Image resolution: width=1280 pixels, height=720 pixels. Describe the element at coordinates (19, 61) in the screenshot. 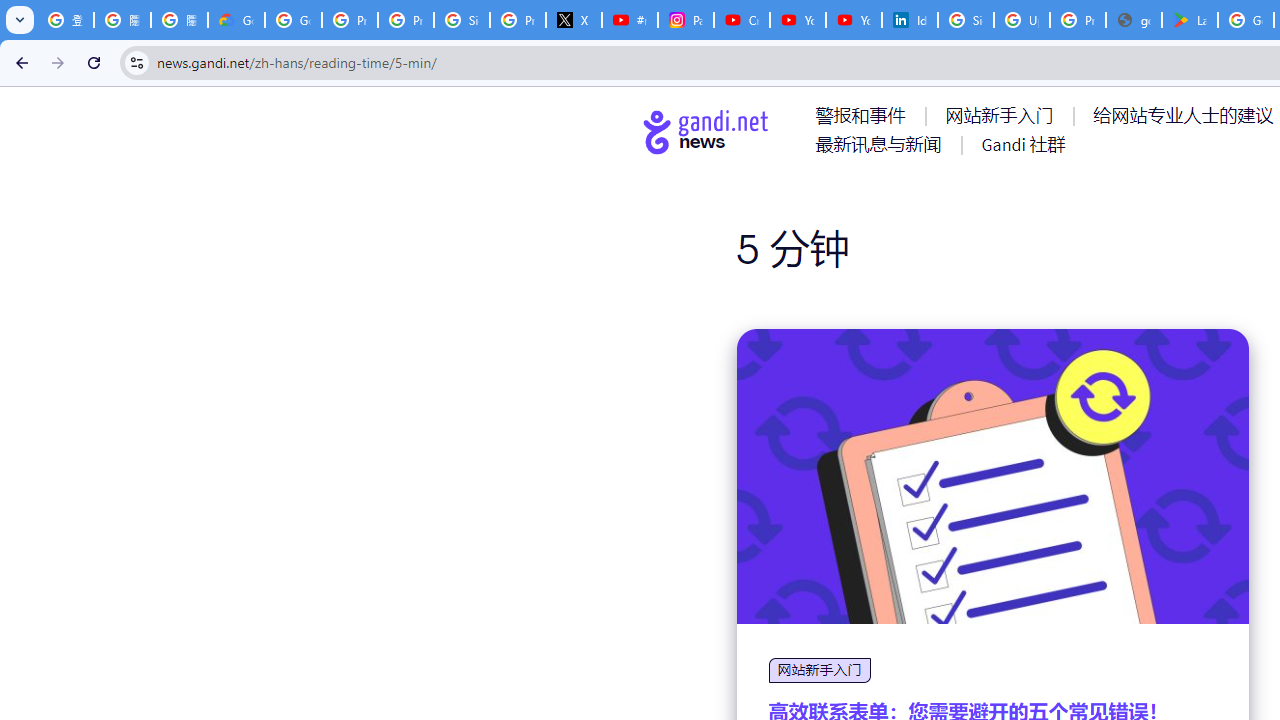

I see `'Back'` at that location.